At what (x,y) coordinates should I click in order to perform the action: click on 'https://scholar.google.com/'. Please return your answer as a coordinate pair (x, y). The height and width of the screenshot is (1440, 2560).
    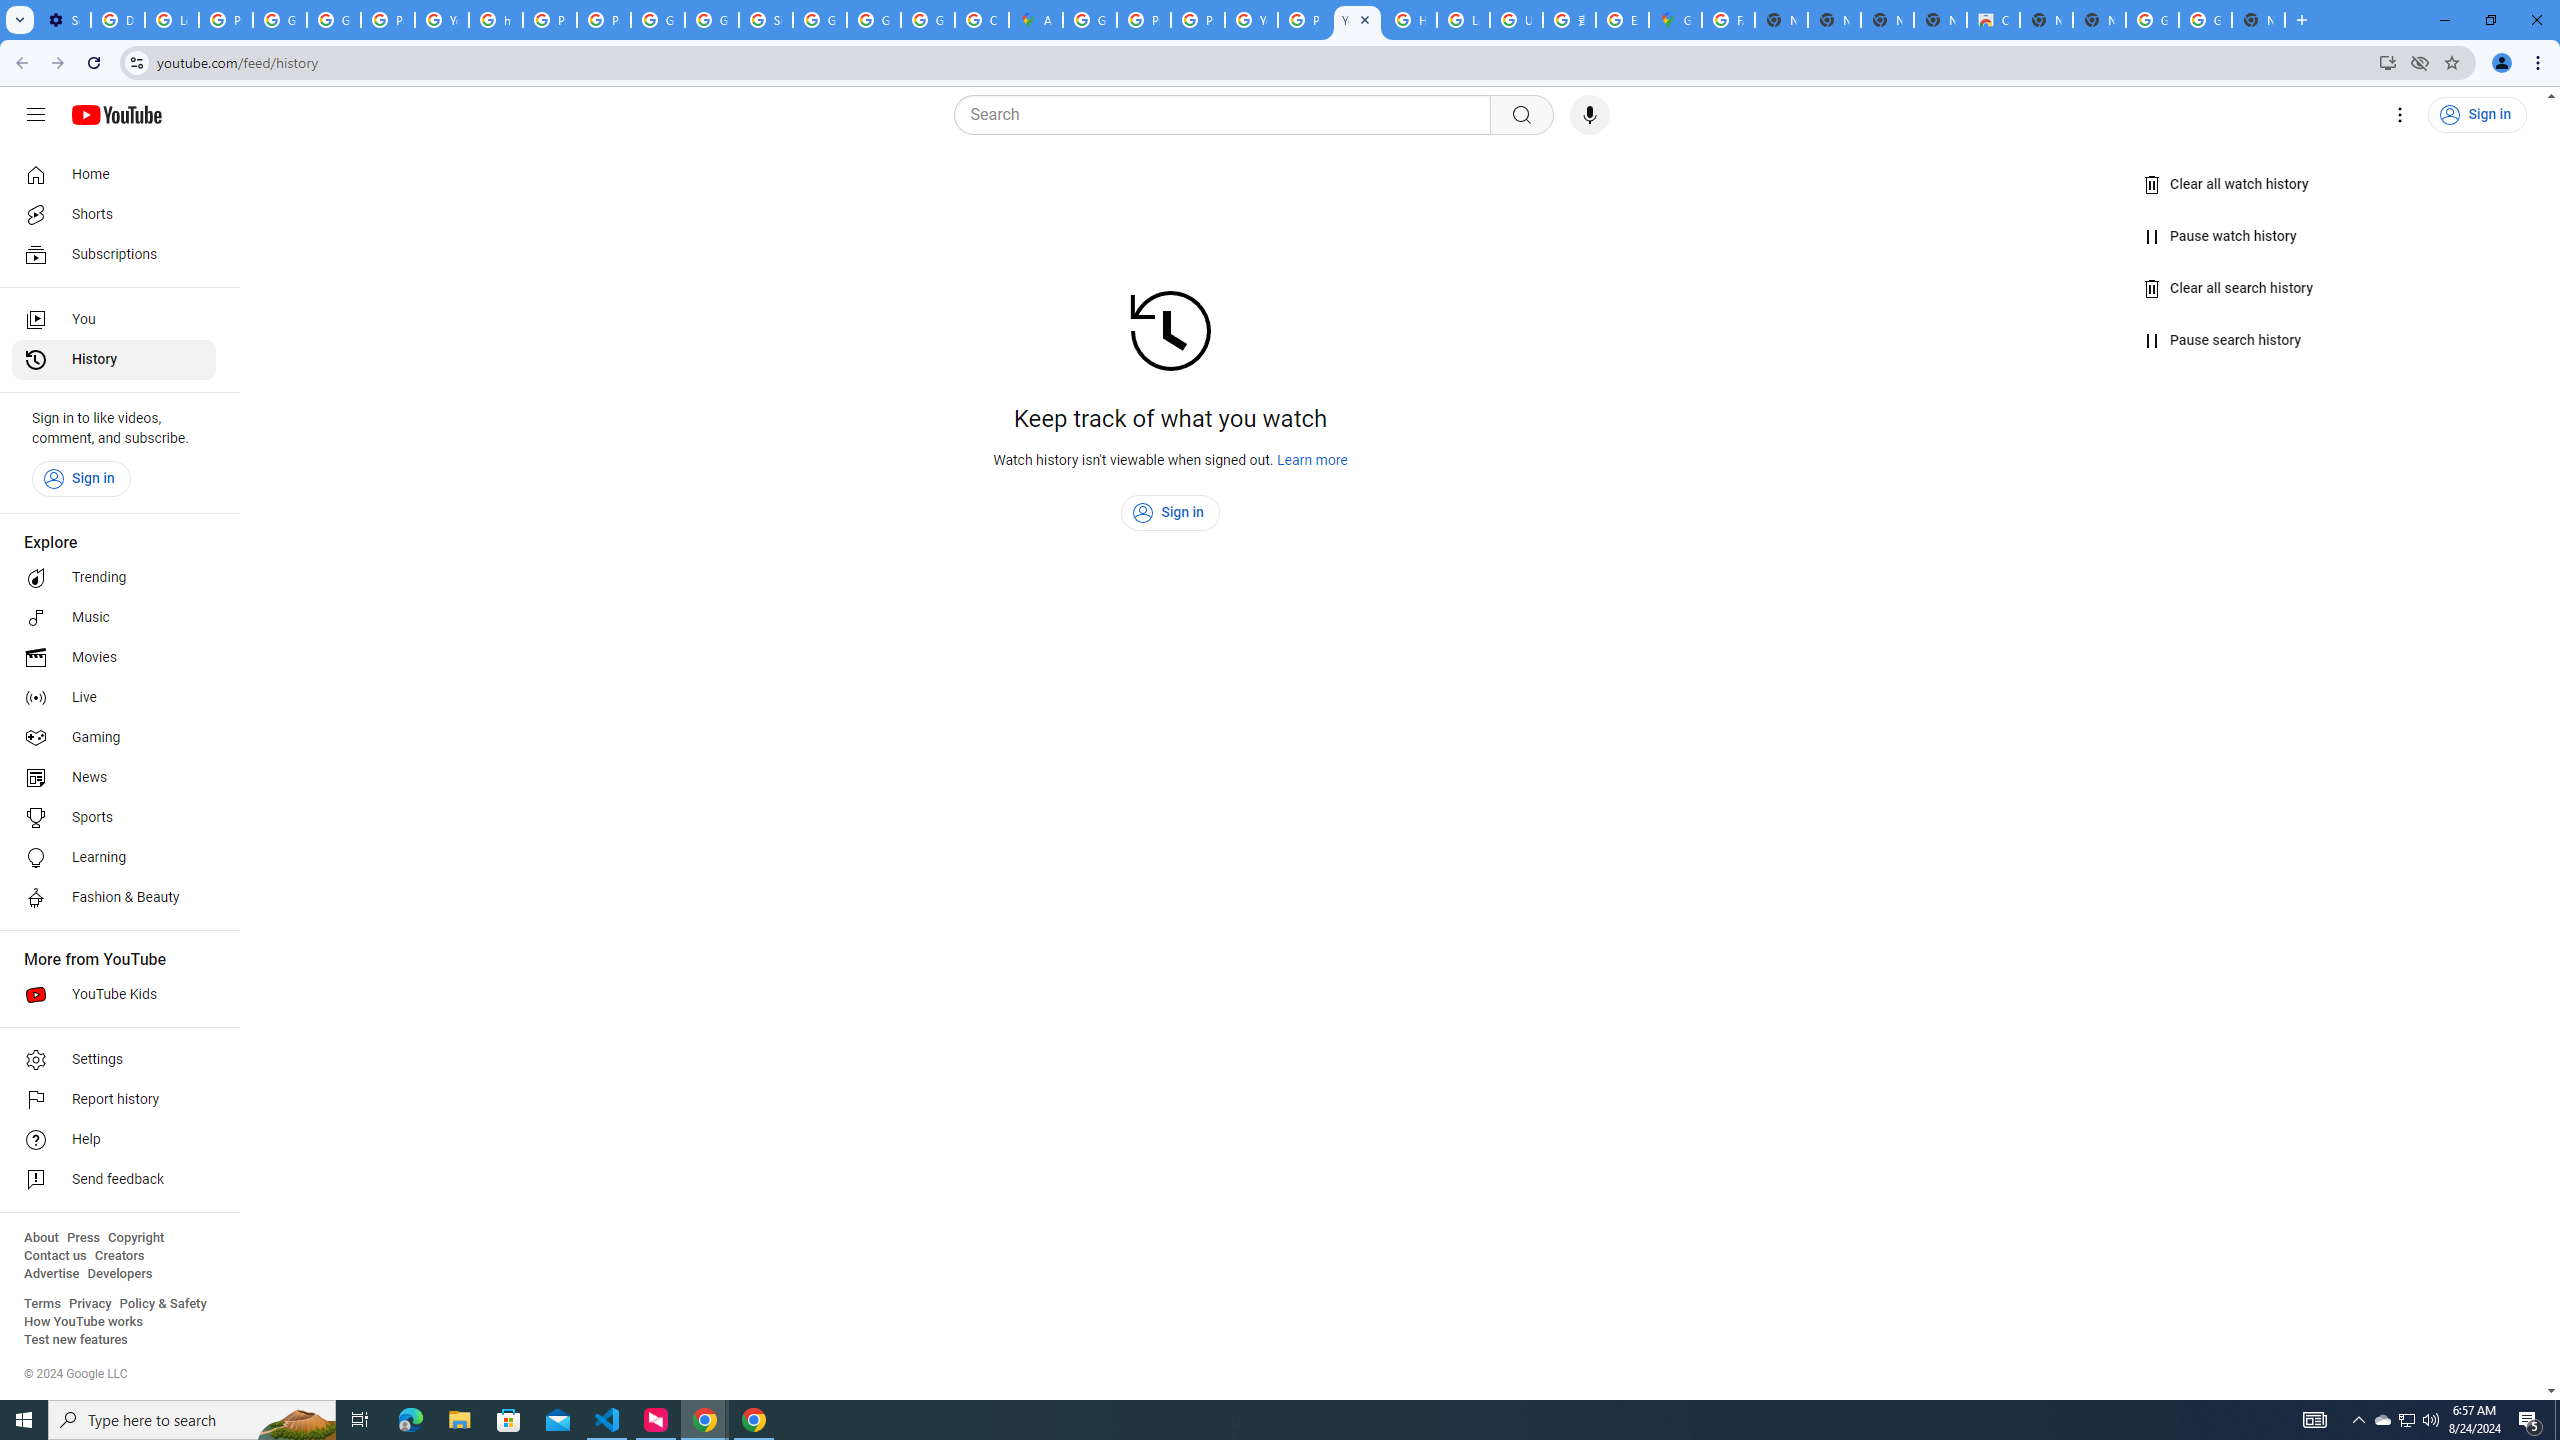
    Looking at the image, I should click on (496, 19).